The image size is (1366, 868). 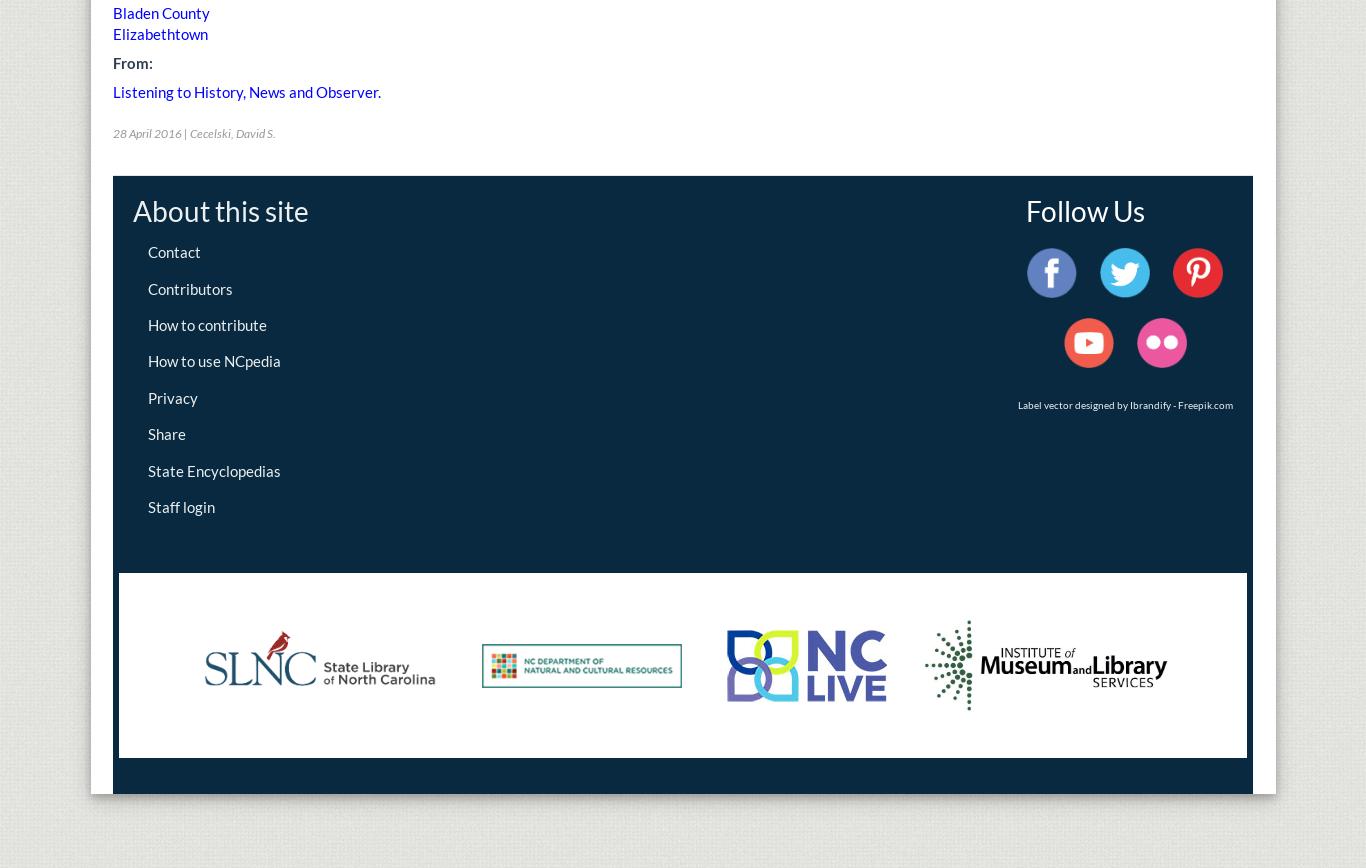 What do you see at coordinates (146, 288) in the screenshot?
I see `'Contributors'` at bounding box center [146, 288].